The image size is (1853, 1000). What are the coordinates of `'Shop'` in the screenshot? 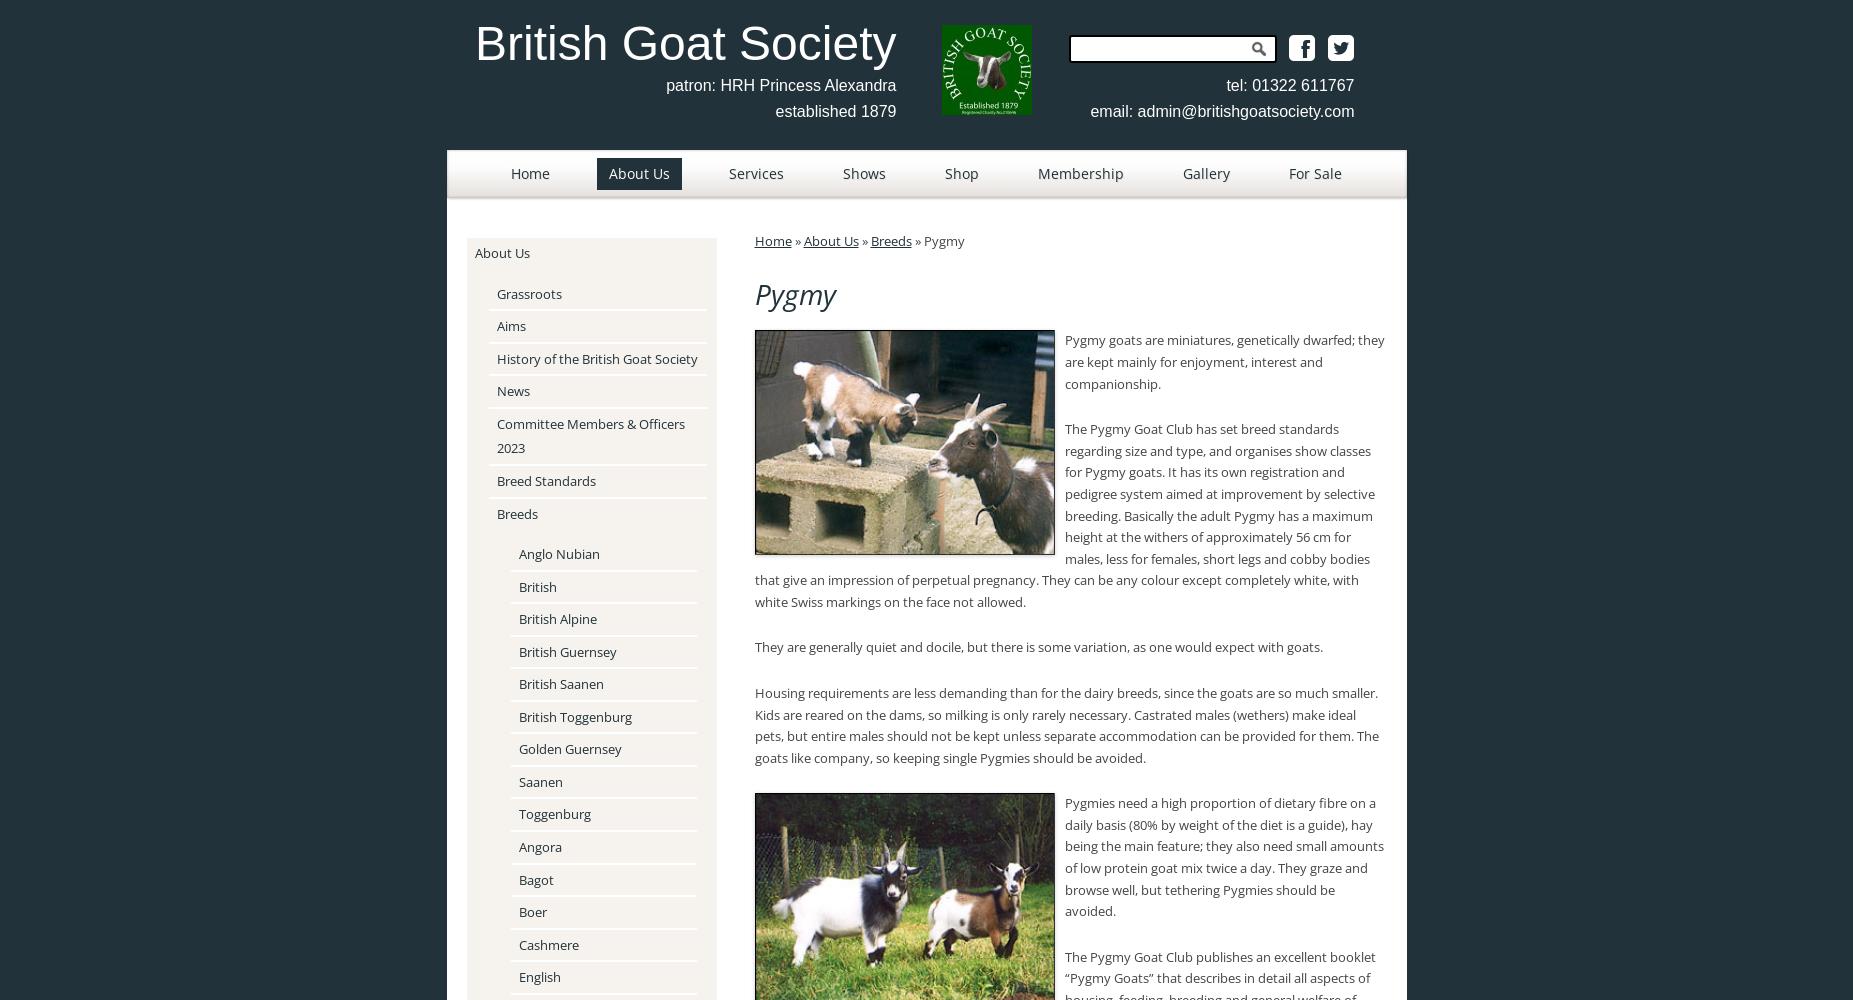 It's located at (962, 173).